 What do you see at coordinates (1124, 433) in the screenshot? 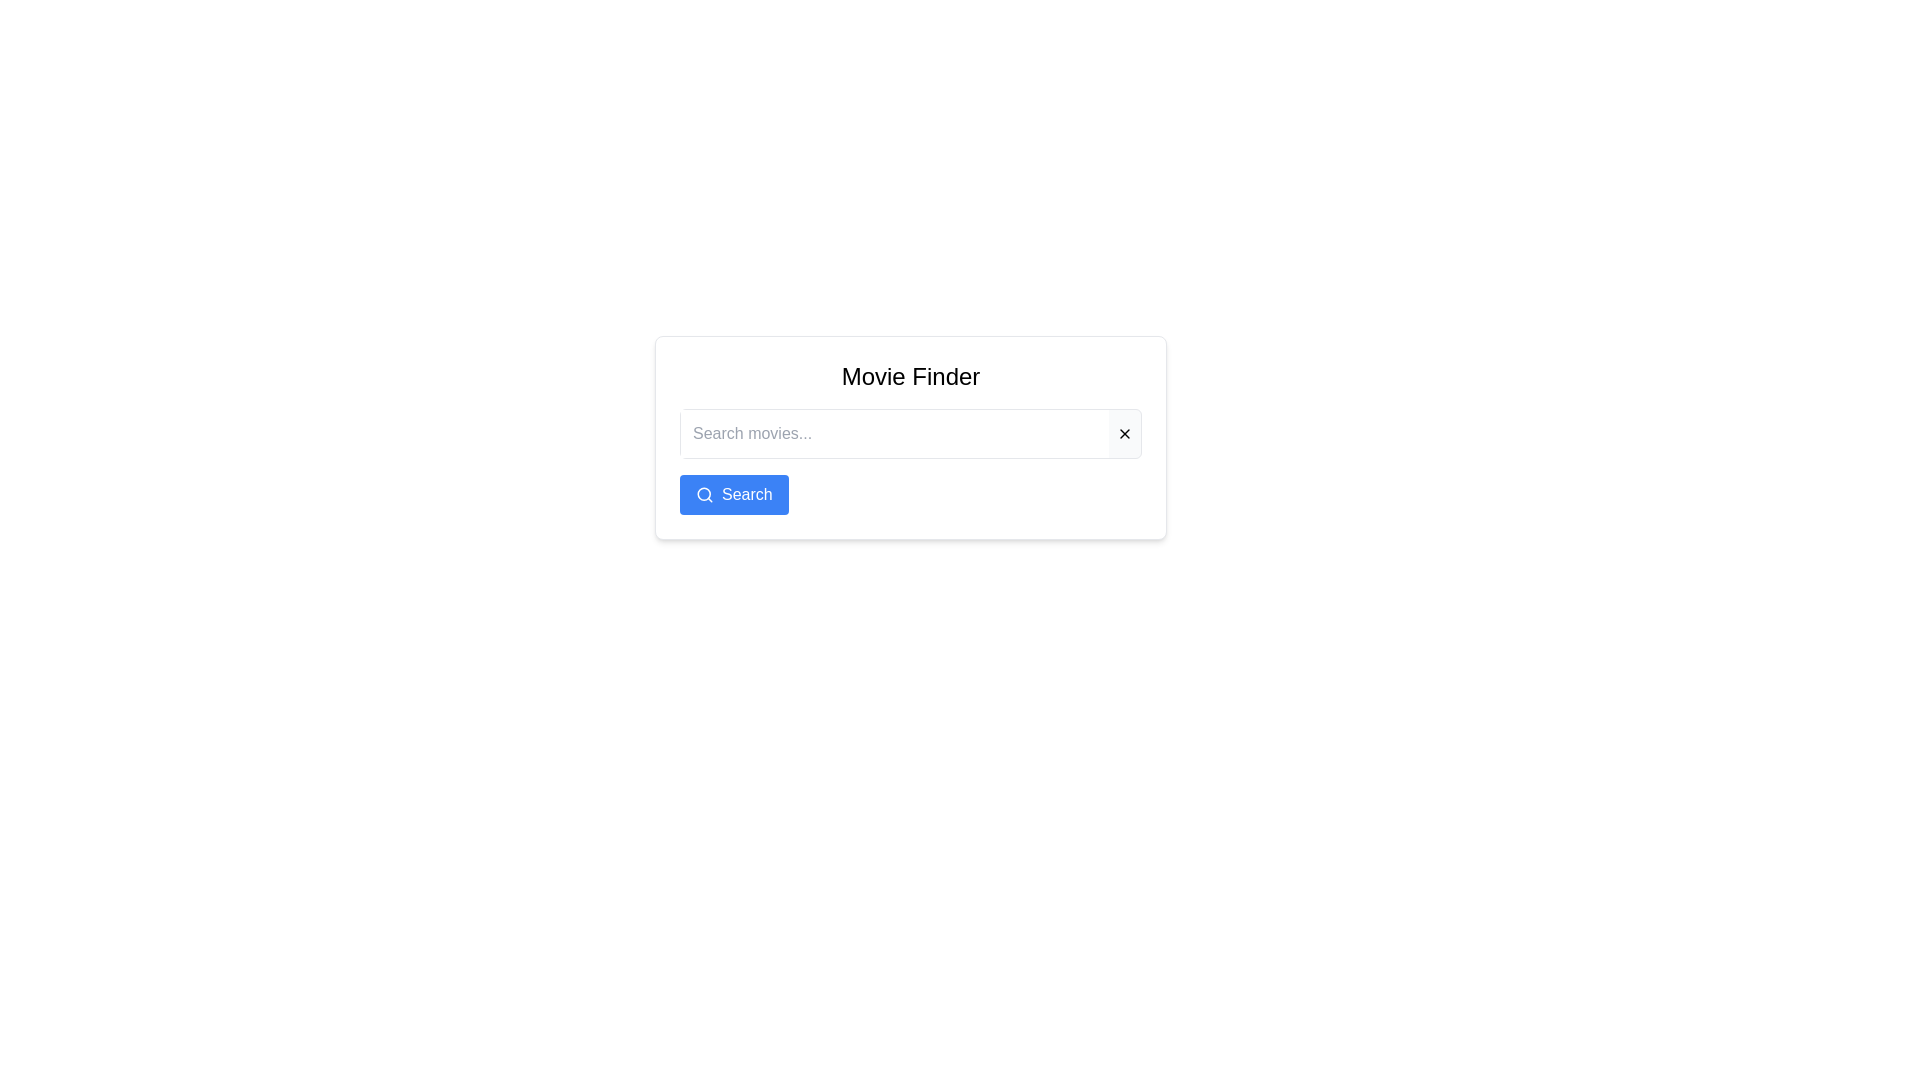
I see `the clear button represented by an 'X' shape icon, positioned at the far right of the text input field, to erase all user-entered text` at bounding box center [1124, 433].